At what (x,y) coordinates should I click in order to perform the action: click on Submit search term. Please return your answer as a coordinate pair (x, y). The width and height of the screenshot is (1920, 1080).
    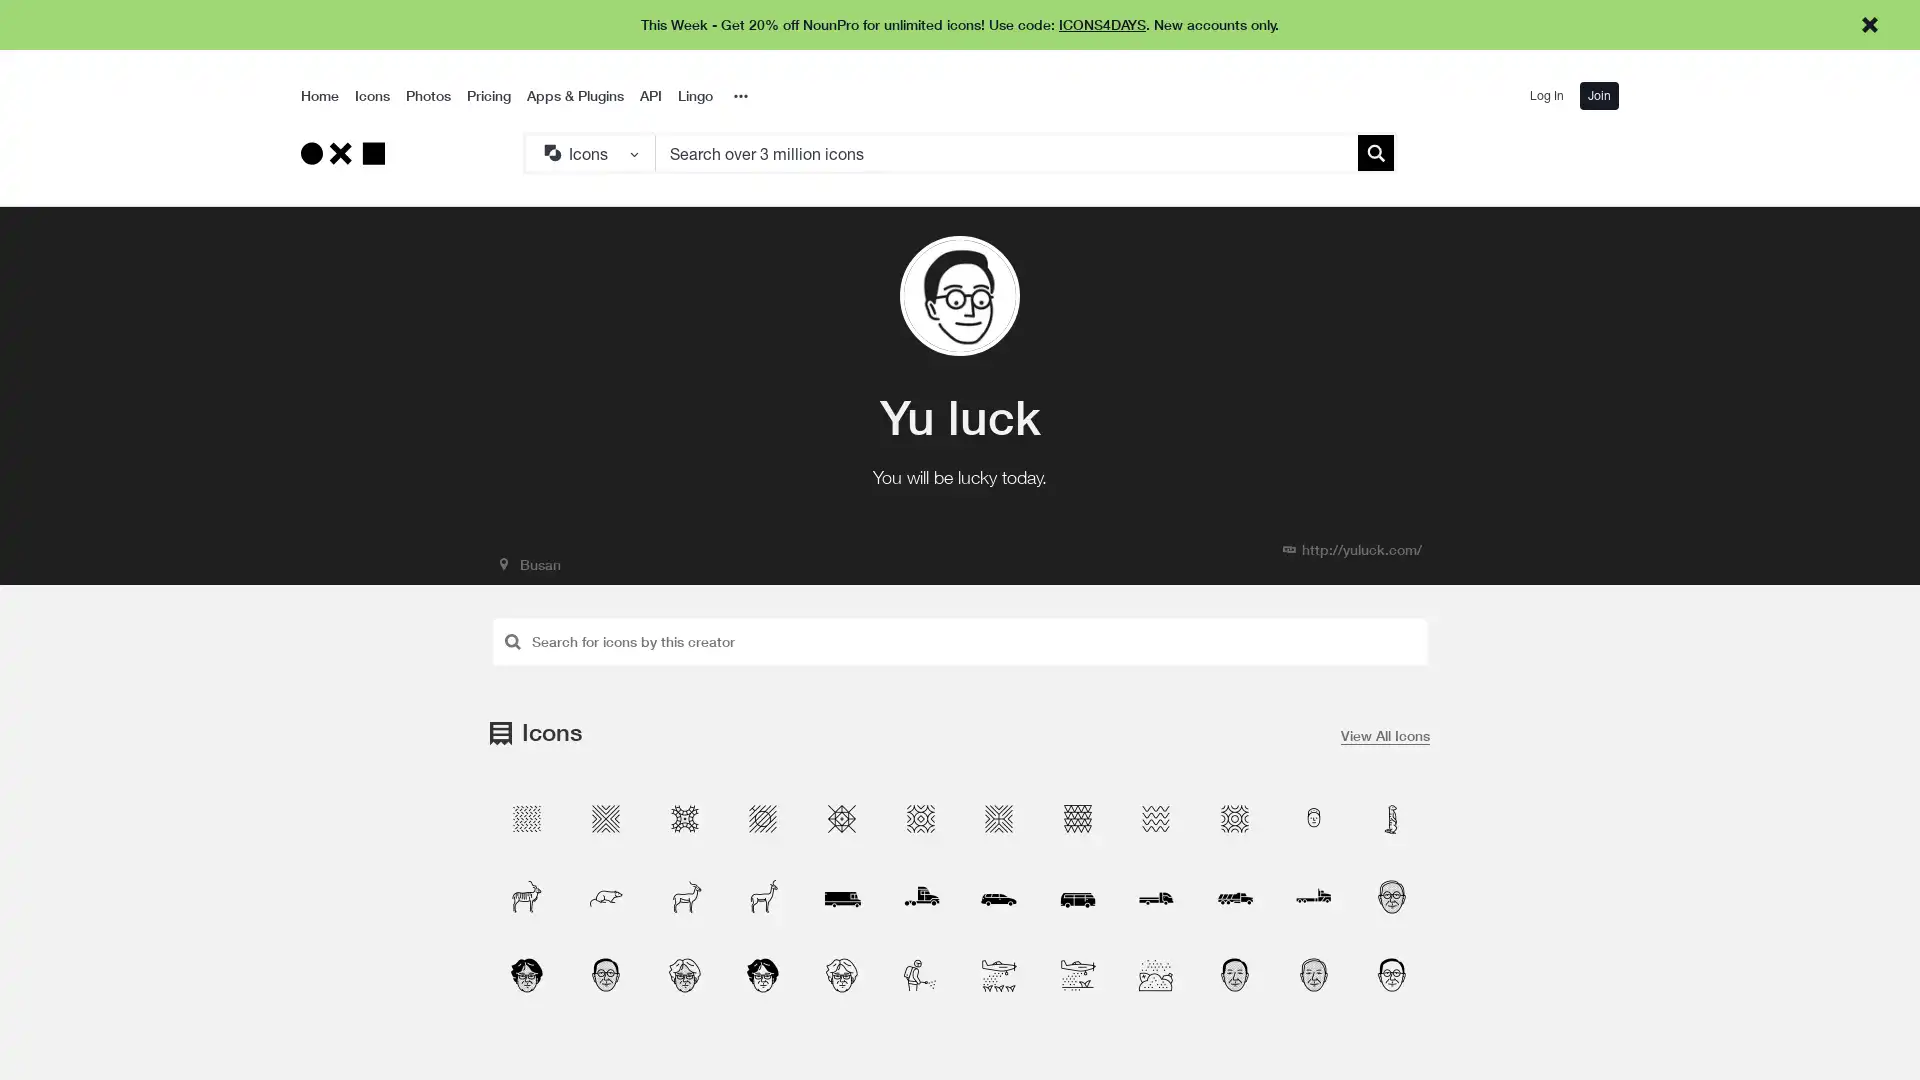
    Looking at the image, I should click on (1373, 152).